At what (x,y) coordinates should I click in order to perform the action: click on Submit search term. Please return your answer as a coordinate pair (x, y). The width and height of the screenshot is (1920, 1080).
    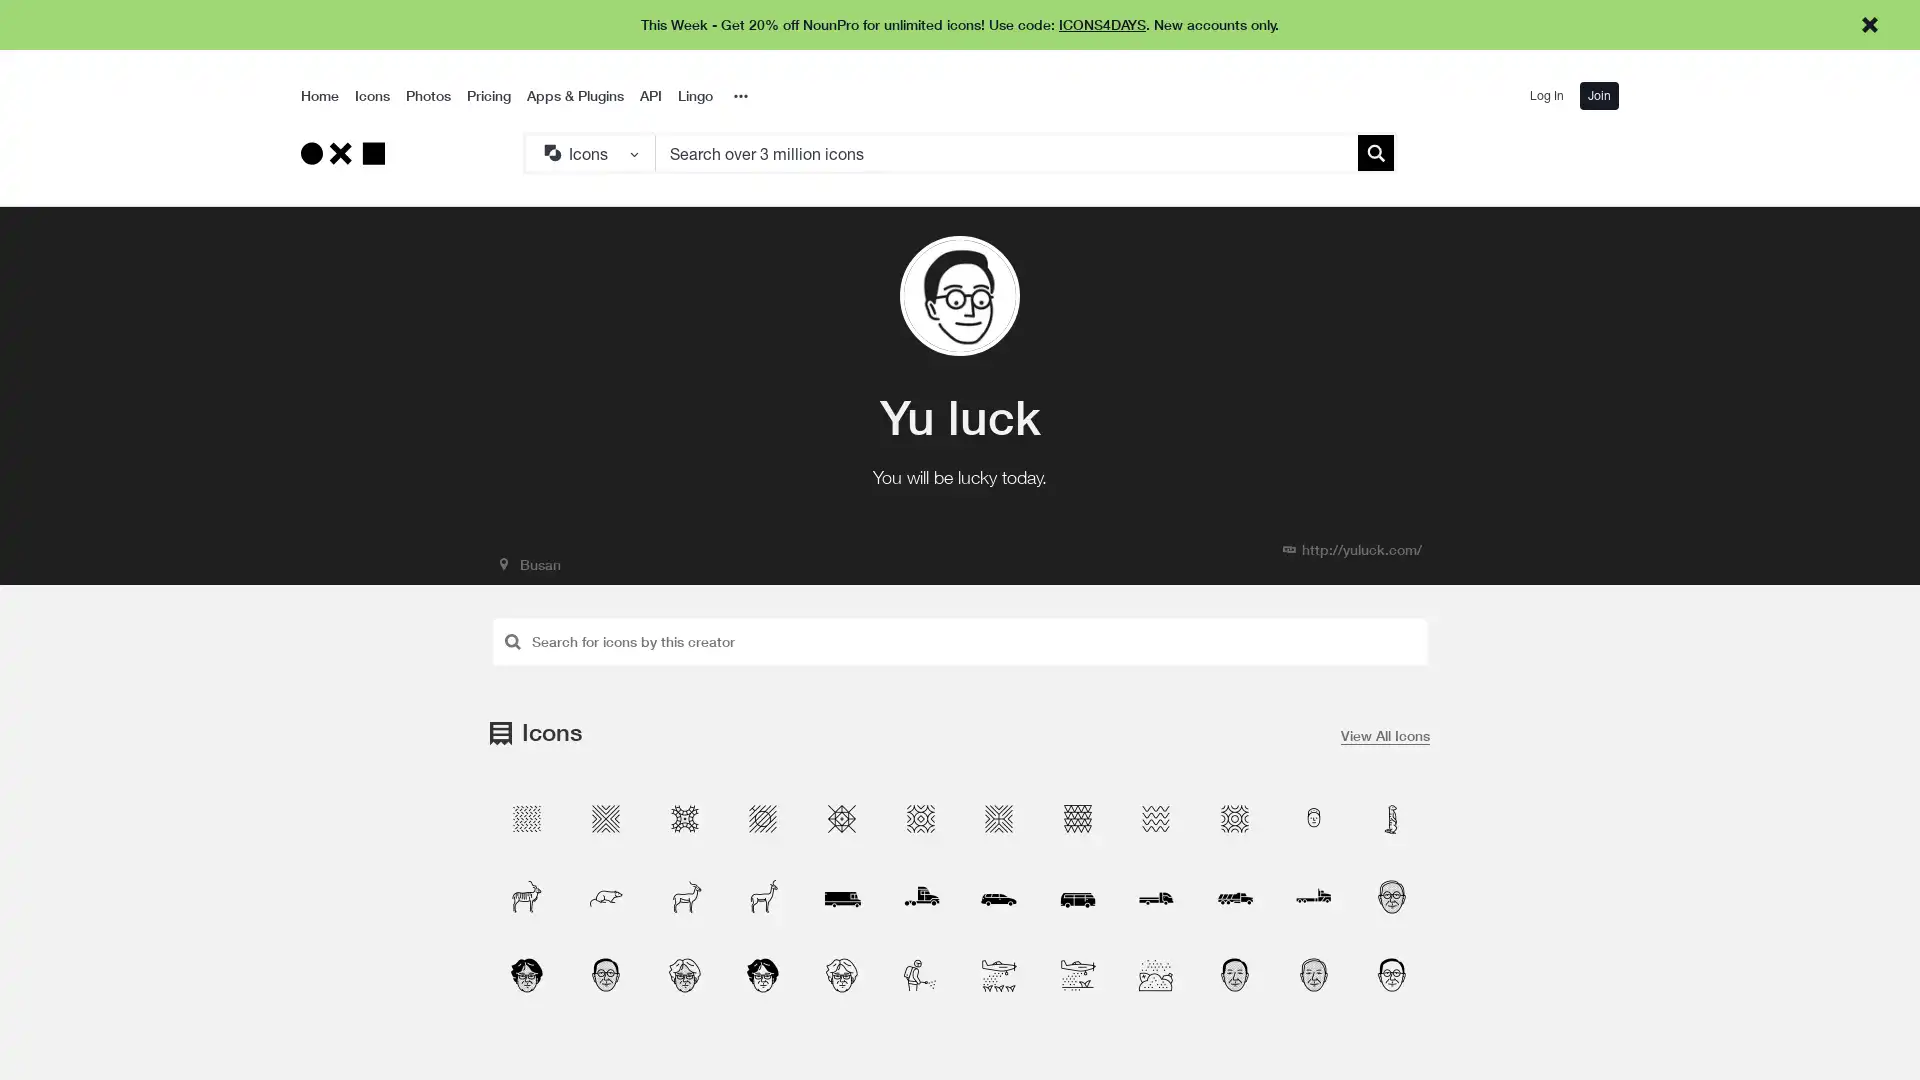
    Looking at the image, I should click on (1373, 152).